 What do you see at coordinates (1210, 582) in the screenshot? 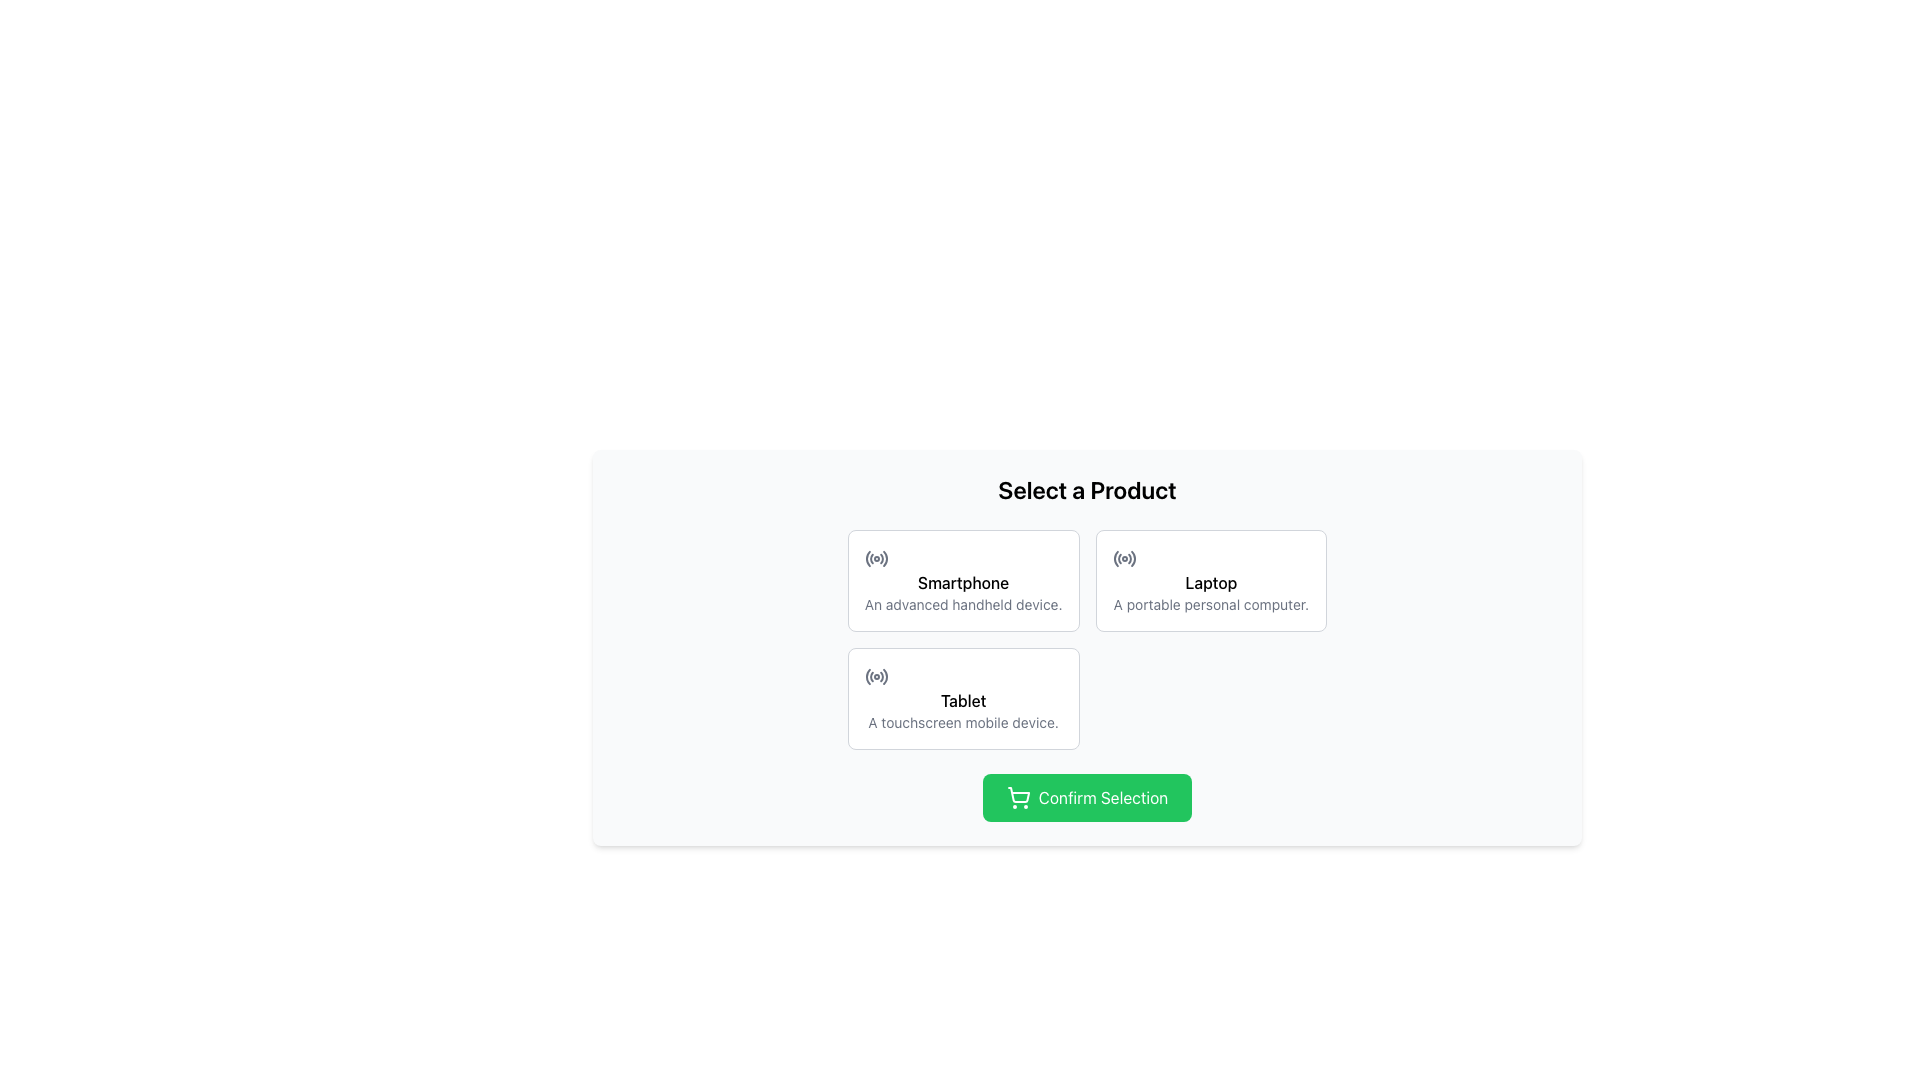
I see `'Laptop' text label displayed in a modern typeface at the top of the product selection card` at bounding box center [1210, 582].